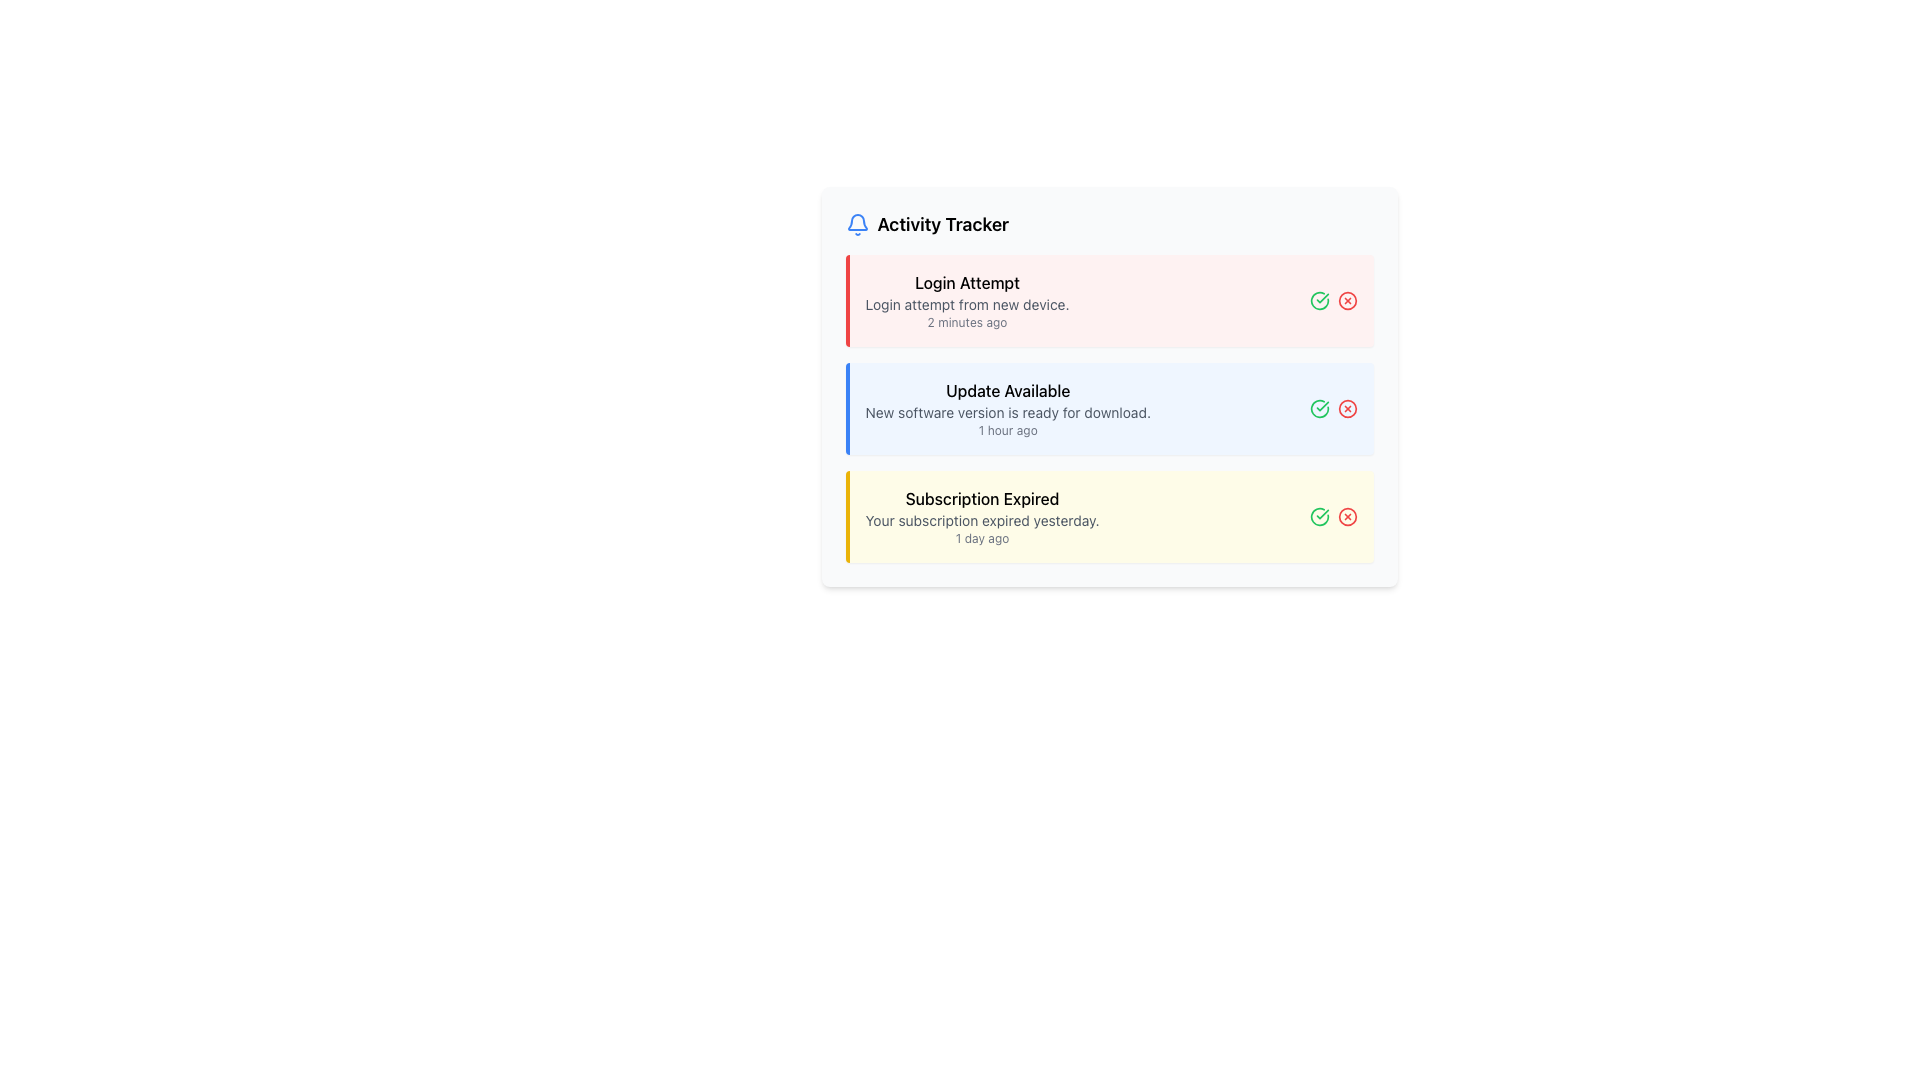  What do you see at coordinates (967, 282) in the screenshot?
I see `text content of the 'Login Attempt' text label, which is displayed prominently in bold within the notification box` at bounding box center [967, 282].